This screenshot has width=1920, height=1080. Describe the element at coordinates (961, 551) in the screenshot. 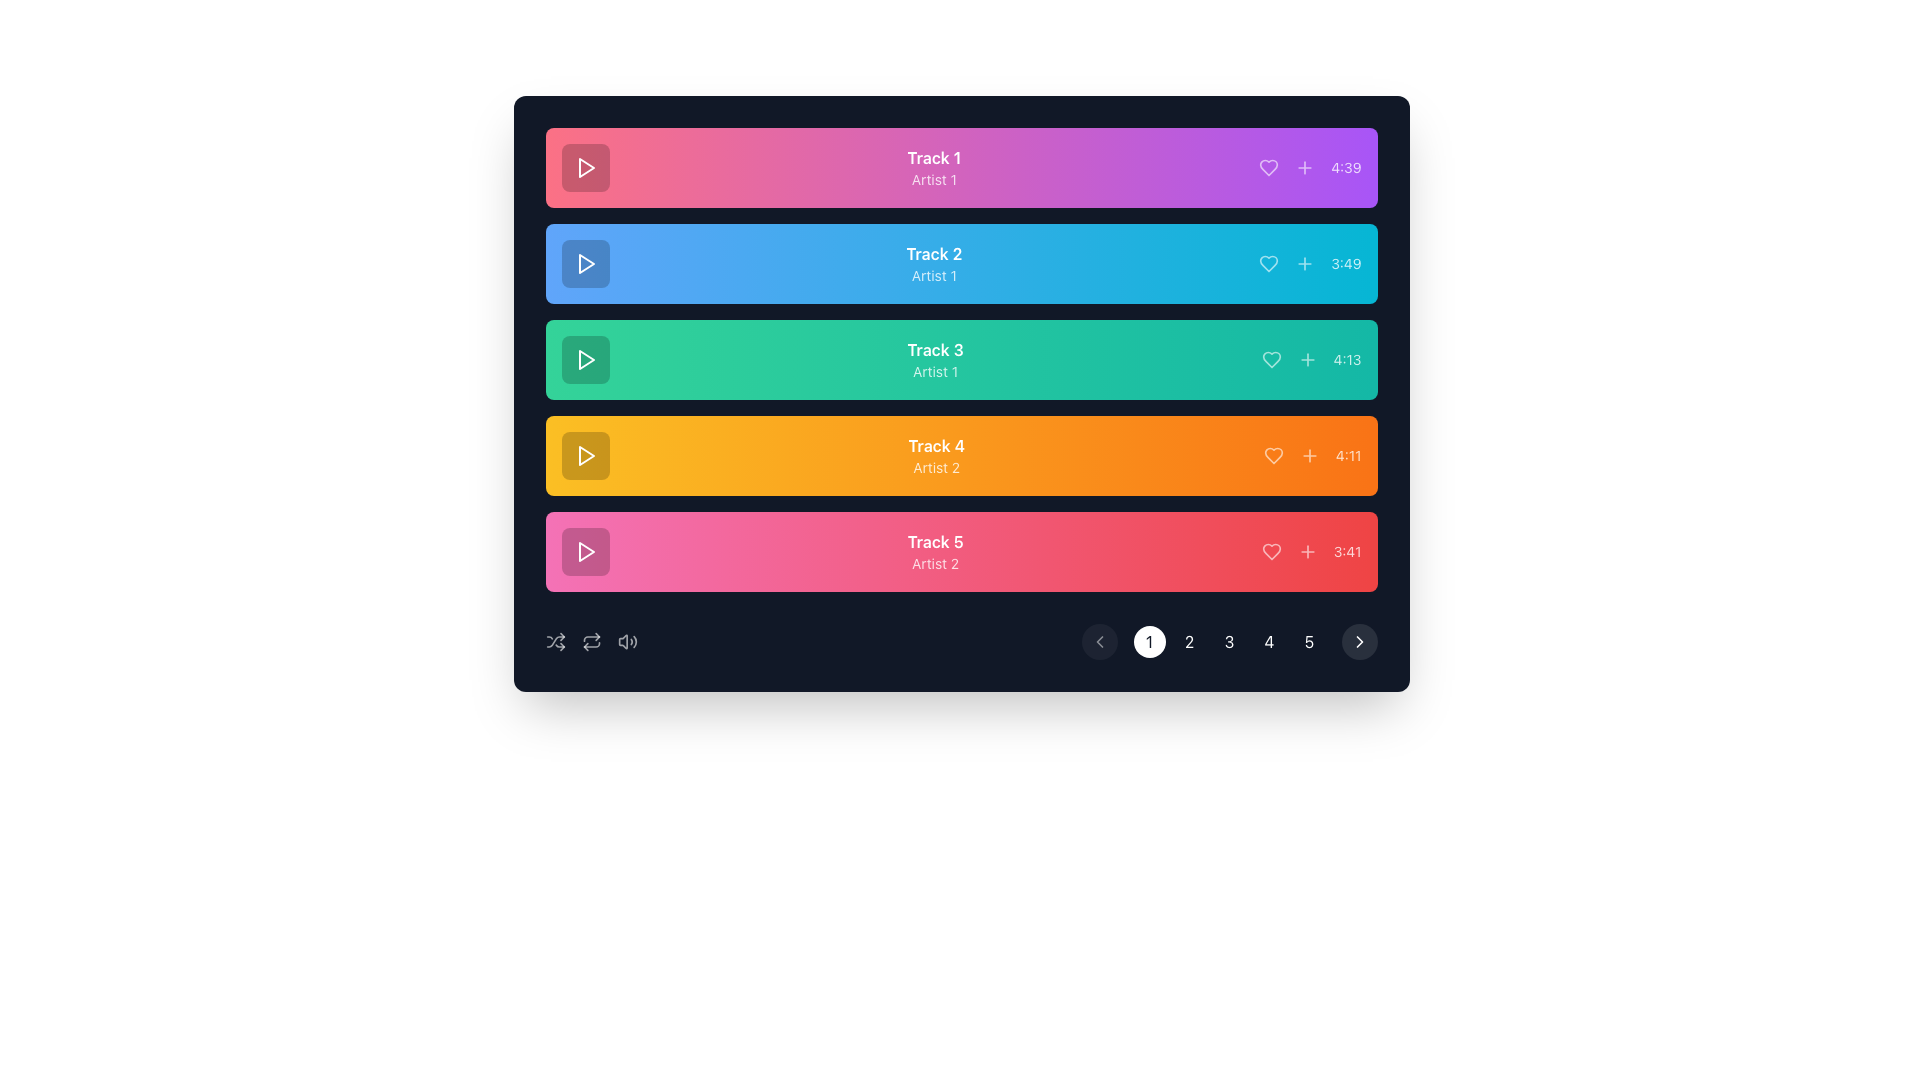

I see `the 5th track item in the music playlist` at that location.